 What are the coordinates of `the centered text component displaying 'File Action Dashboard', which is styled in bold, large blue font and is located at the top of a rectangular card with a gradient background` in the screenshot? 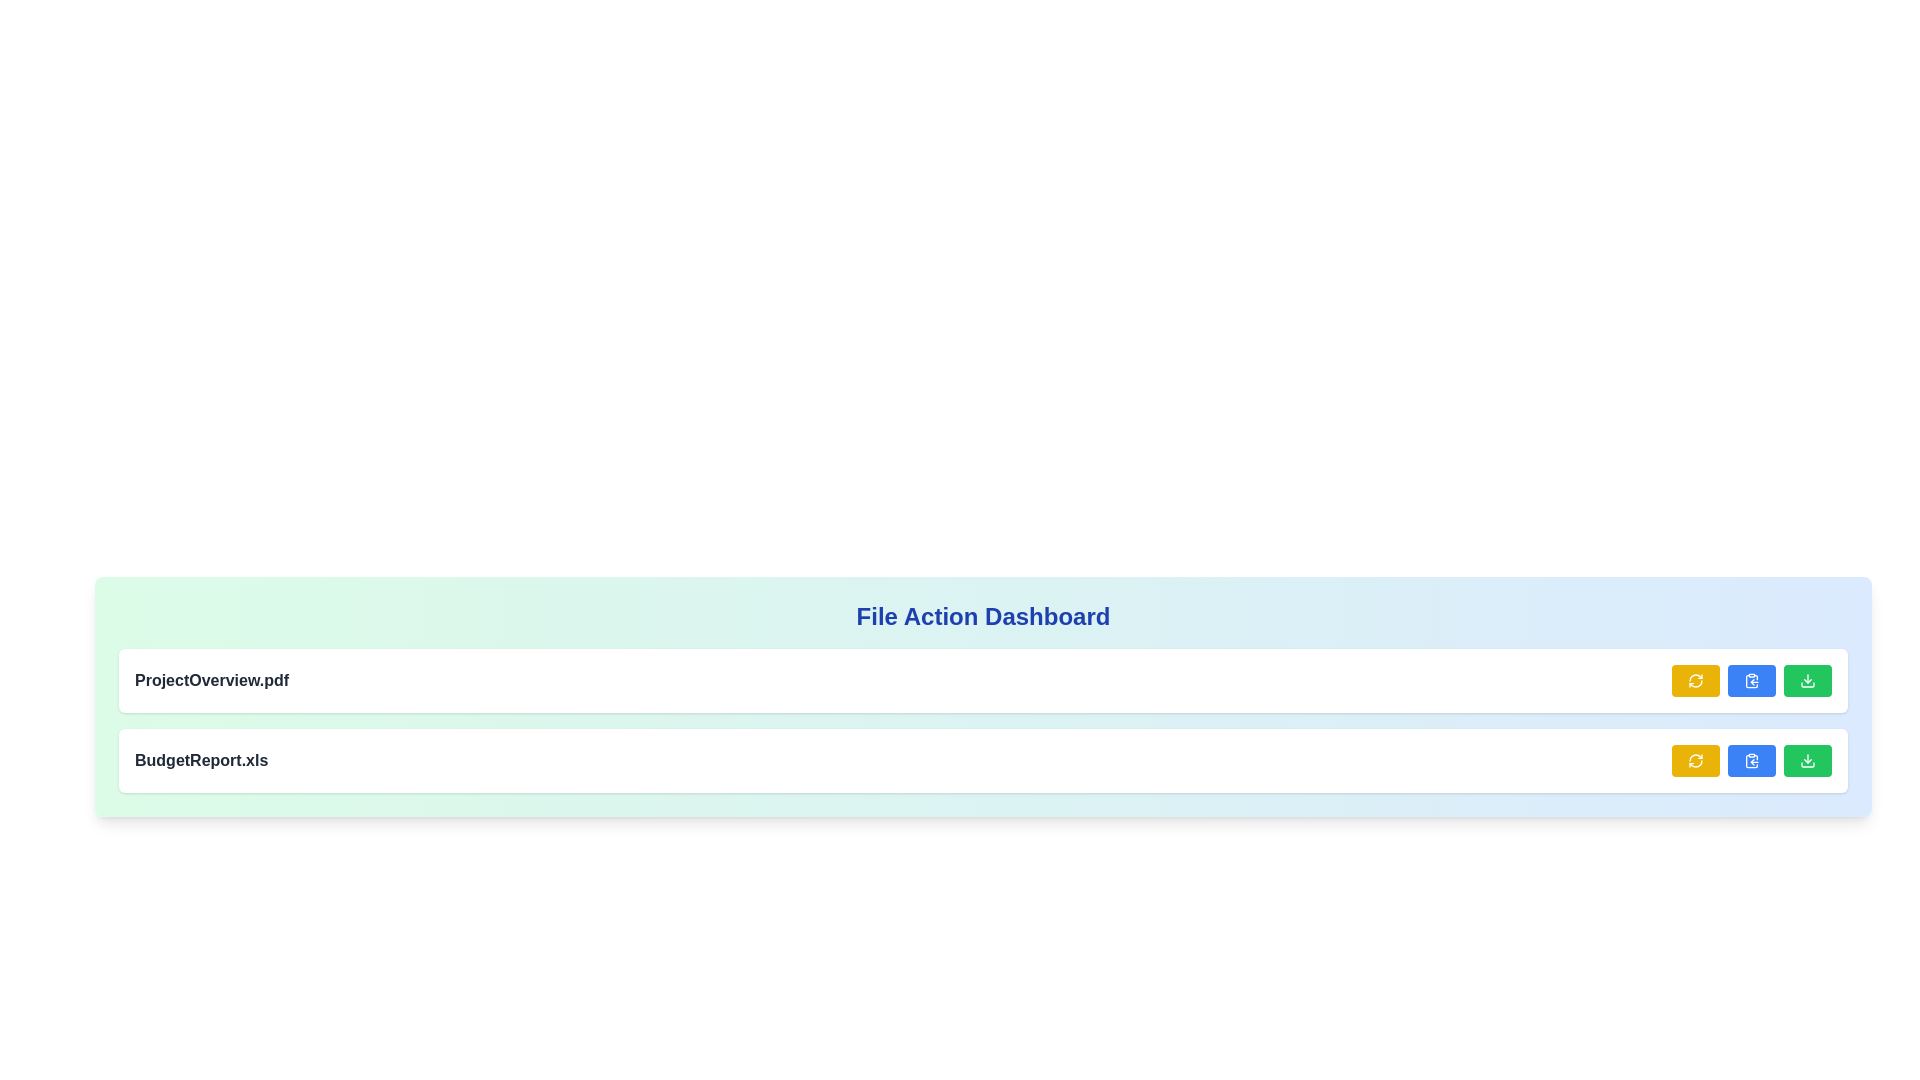 It's located at (983, 616).